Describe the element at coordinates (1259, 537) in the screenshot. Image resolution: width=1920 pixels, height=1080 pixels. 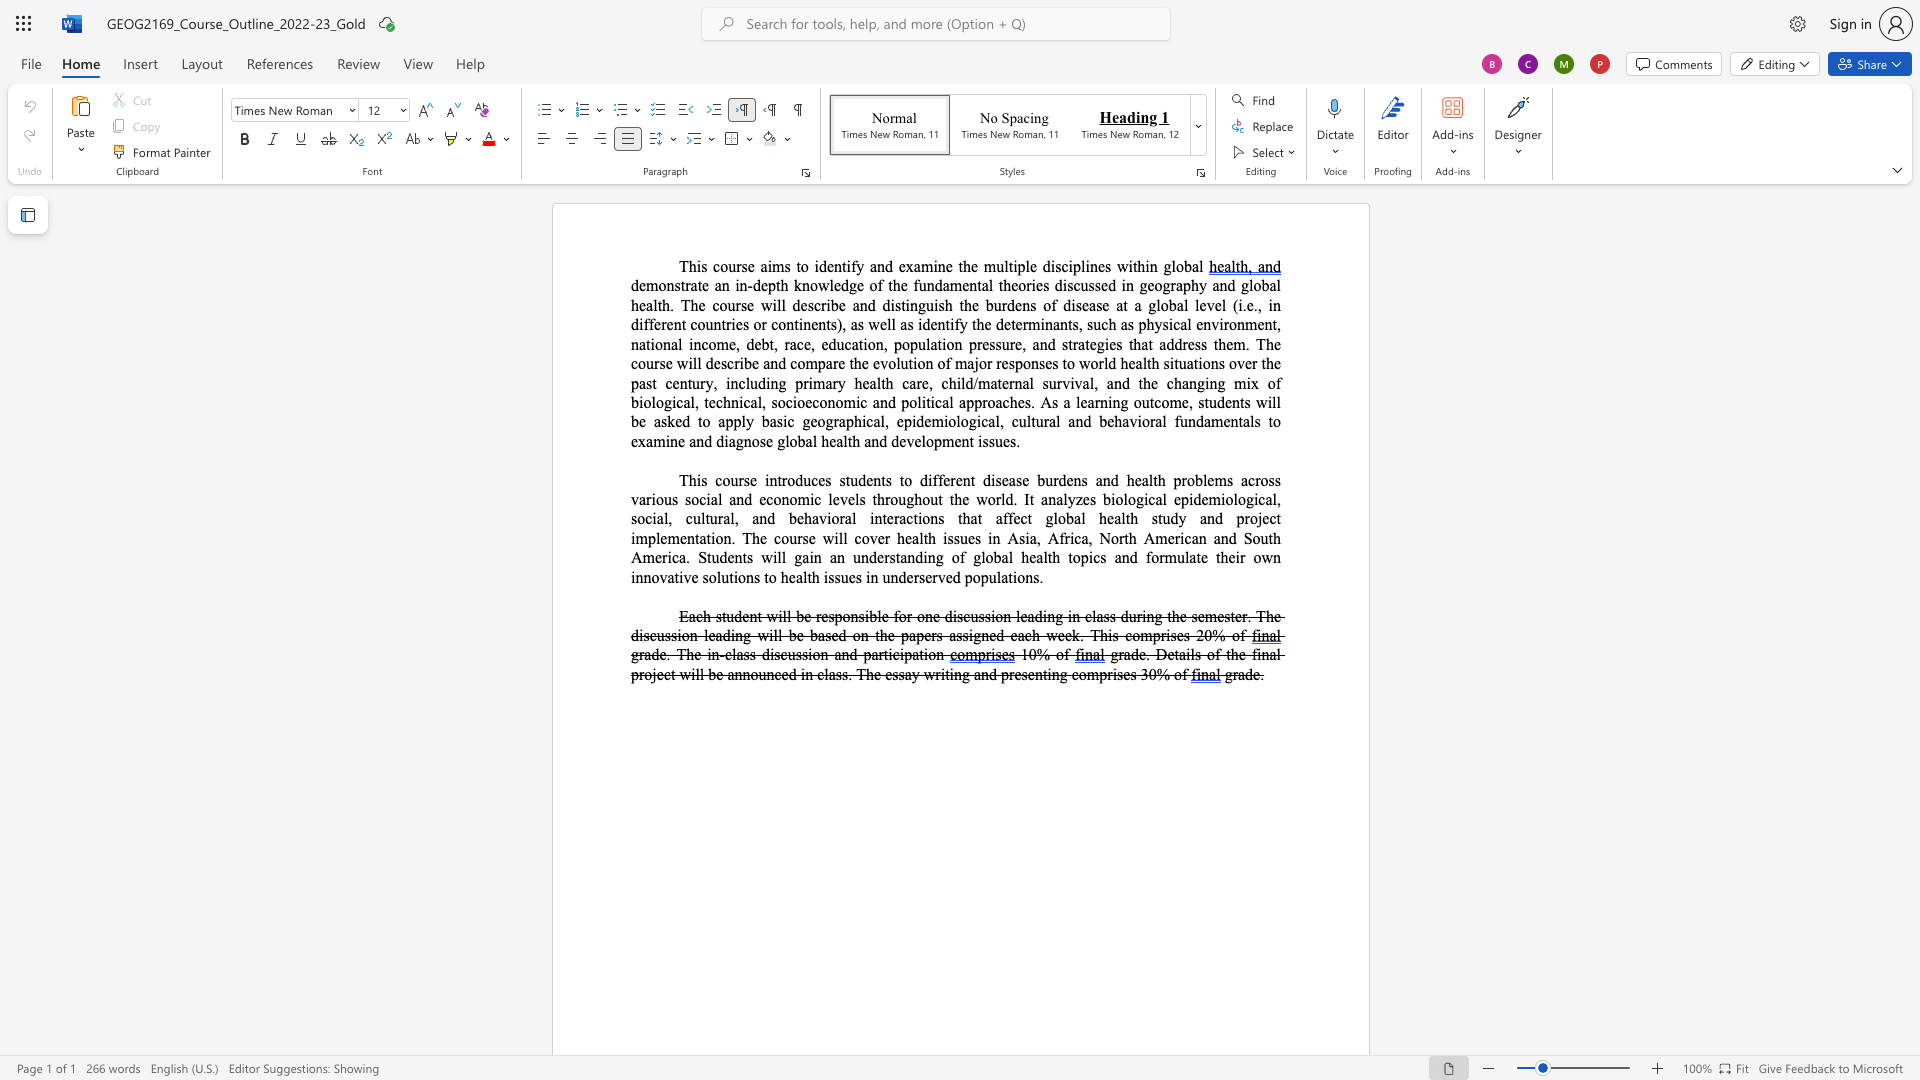
I see `the space between the continuous character "o" and "u" in the text` at that location.